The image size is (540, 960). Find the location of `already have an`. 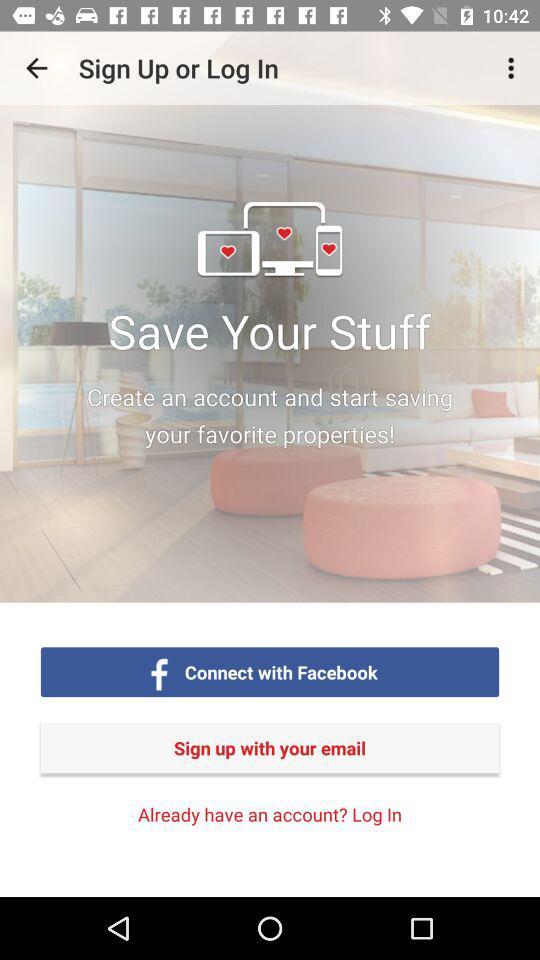

already have an is located at coordinates (270, 814).